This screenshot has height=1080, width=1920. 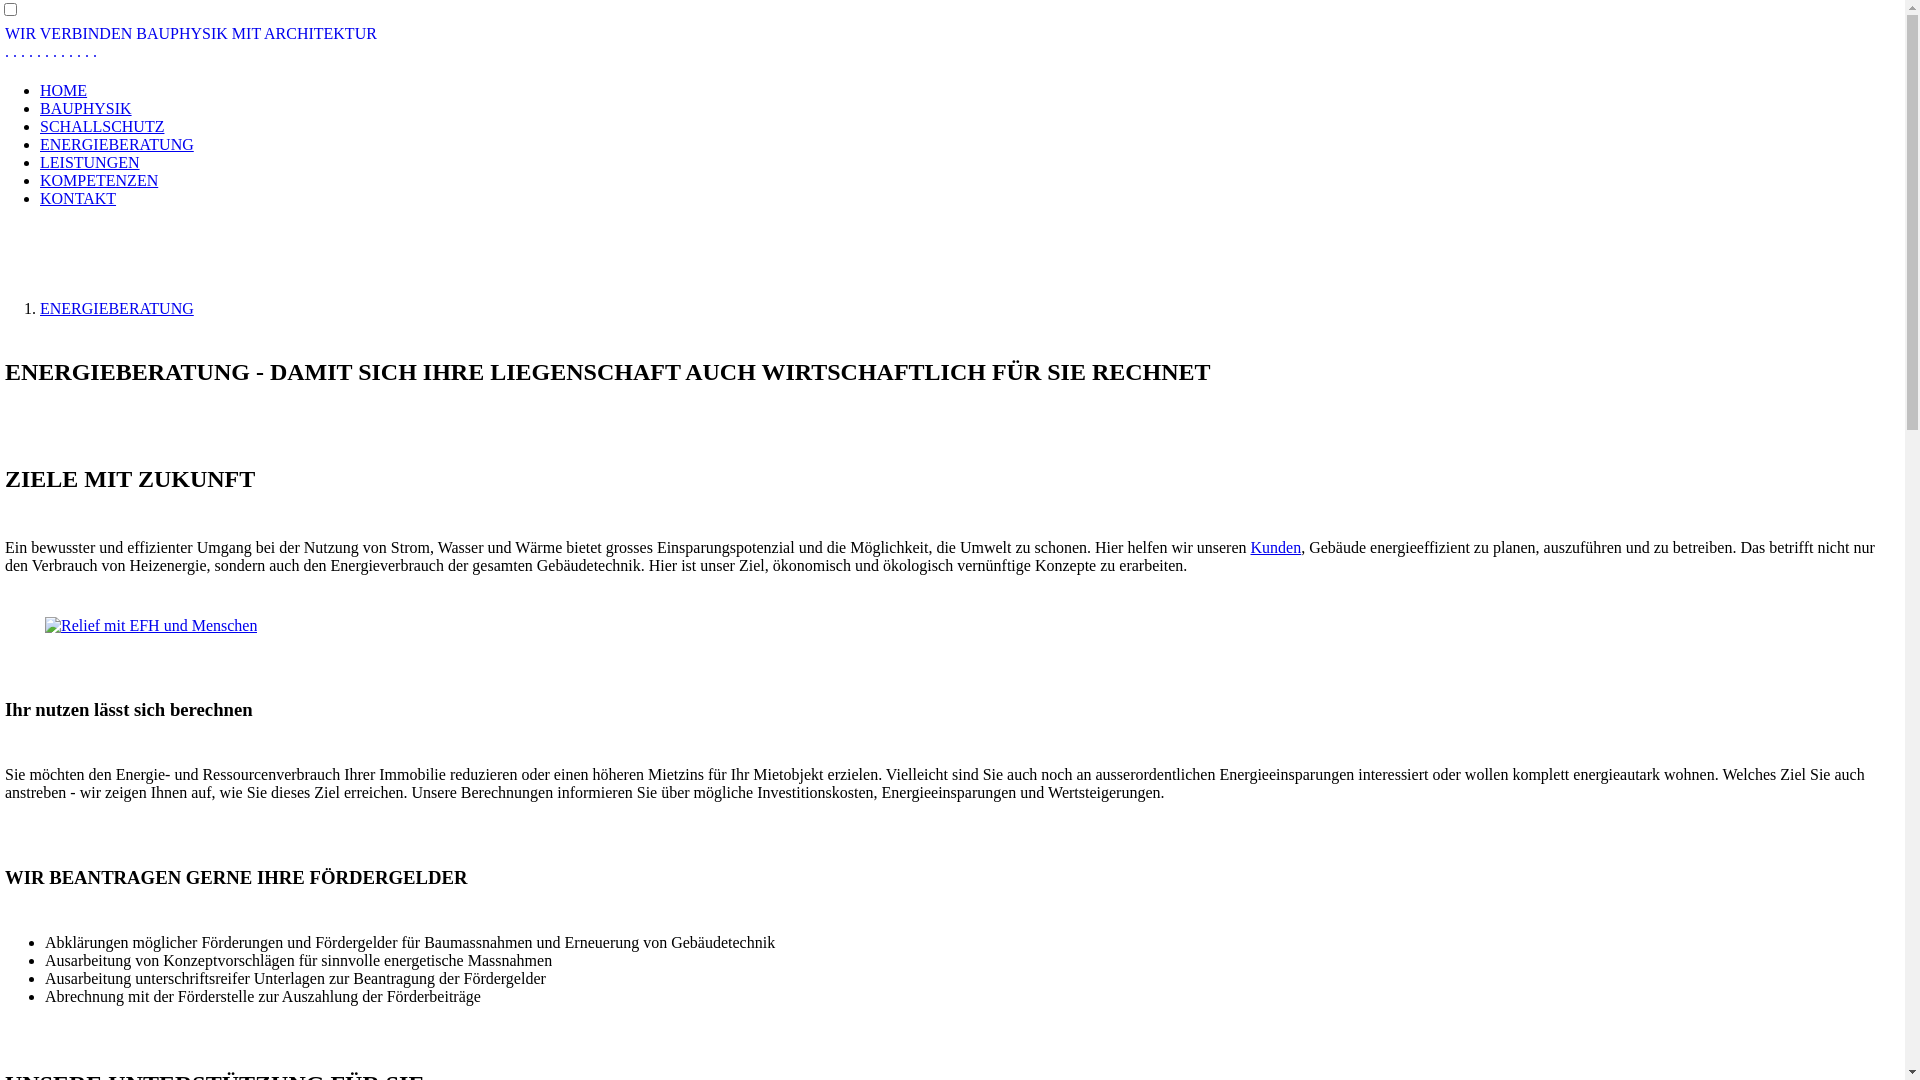 I want to click on 'ENERGIEBERATUNG', so click(x=115, y=143).